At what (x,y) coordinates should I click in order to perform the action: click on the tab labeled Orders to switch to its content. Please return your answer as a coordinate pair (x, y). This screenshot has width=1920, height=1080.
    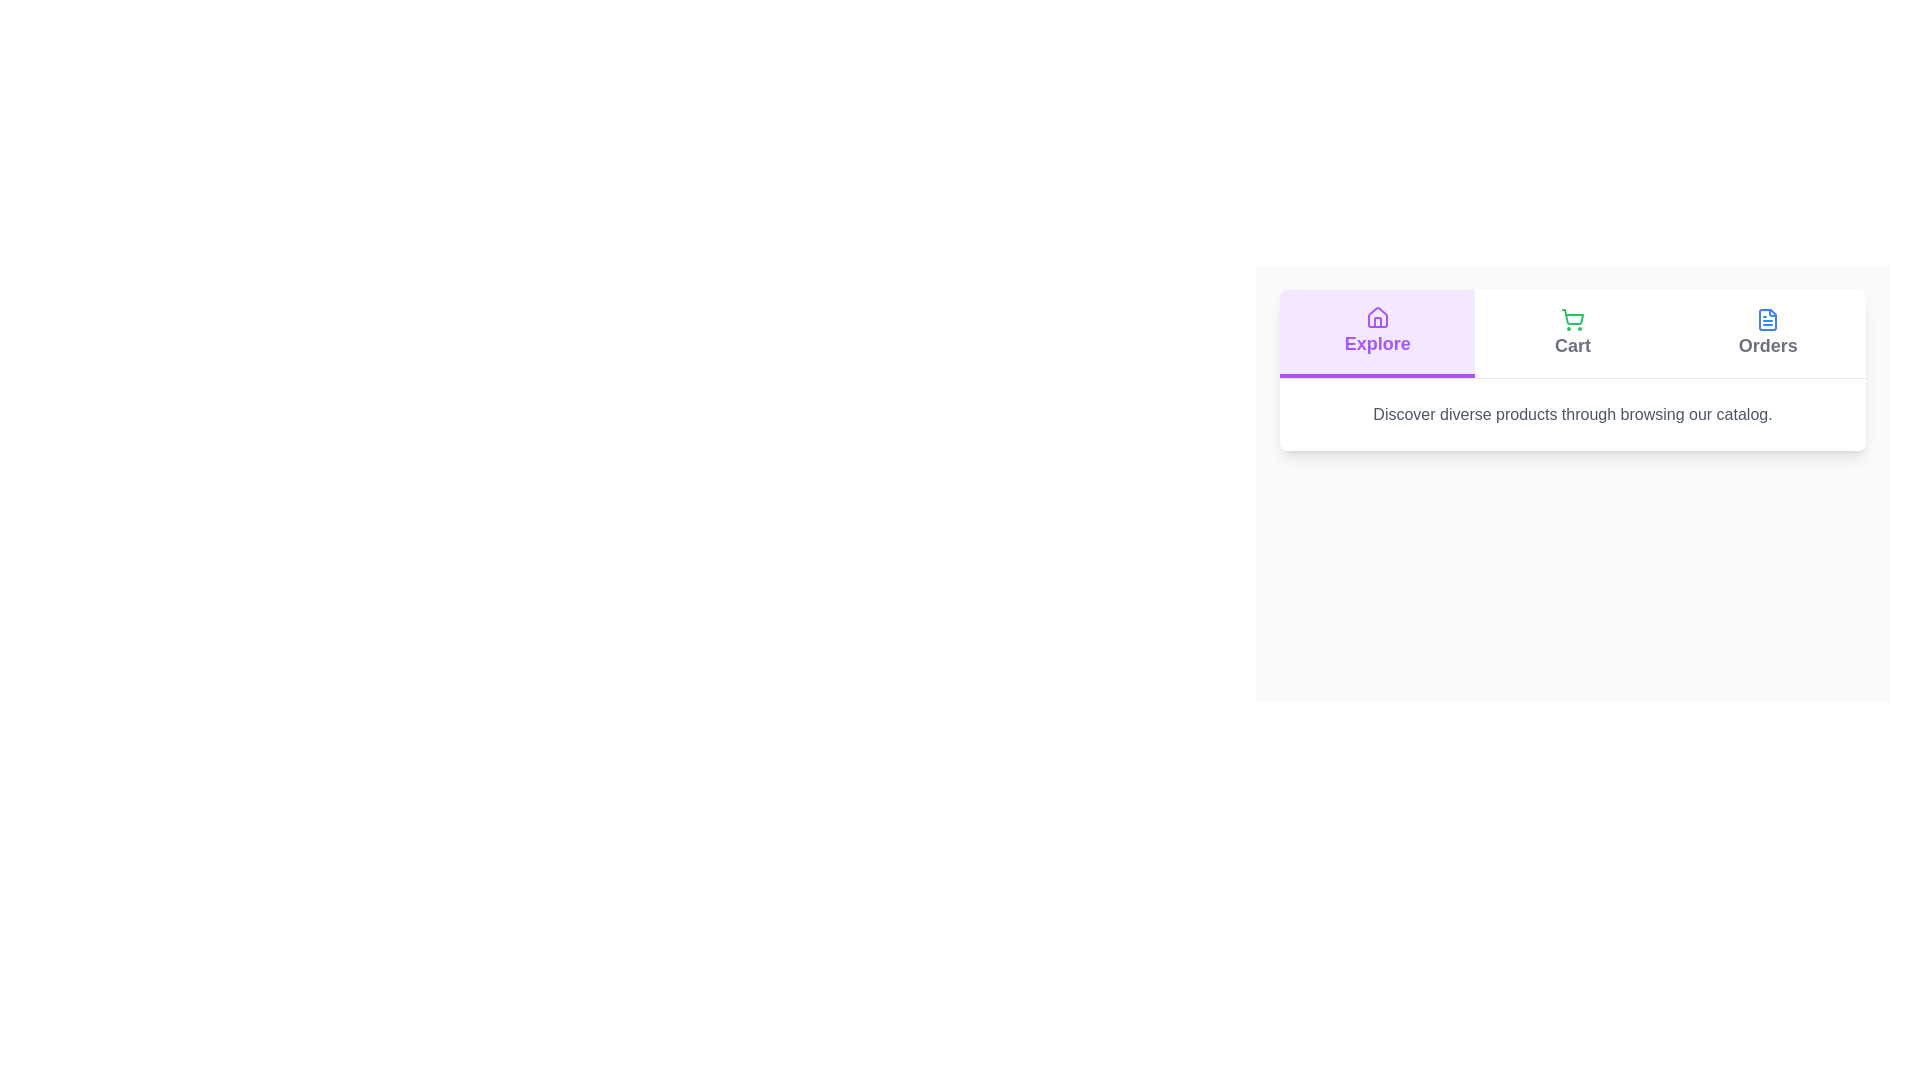
    Looking at the image, I should click on (1768, 333).